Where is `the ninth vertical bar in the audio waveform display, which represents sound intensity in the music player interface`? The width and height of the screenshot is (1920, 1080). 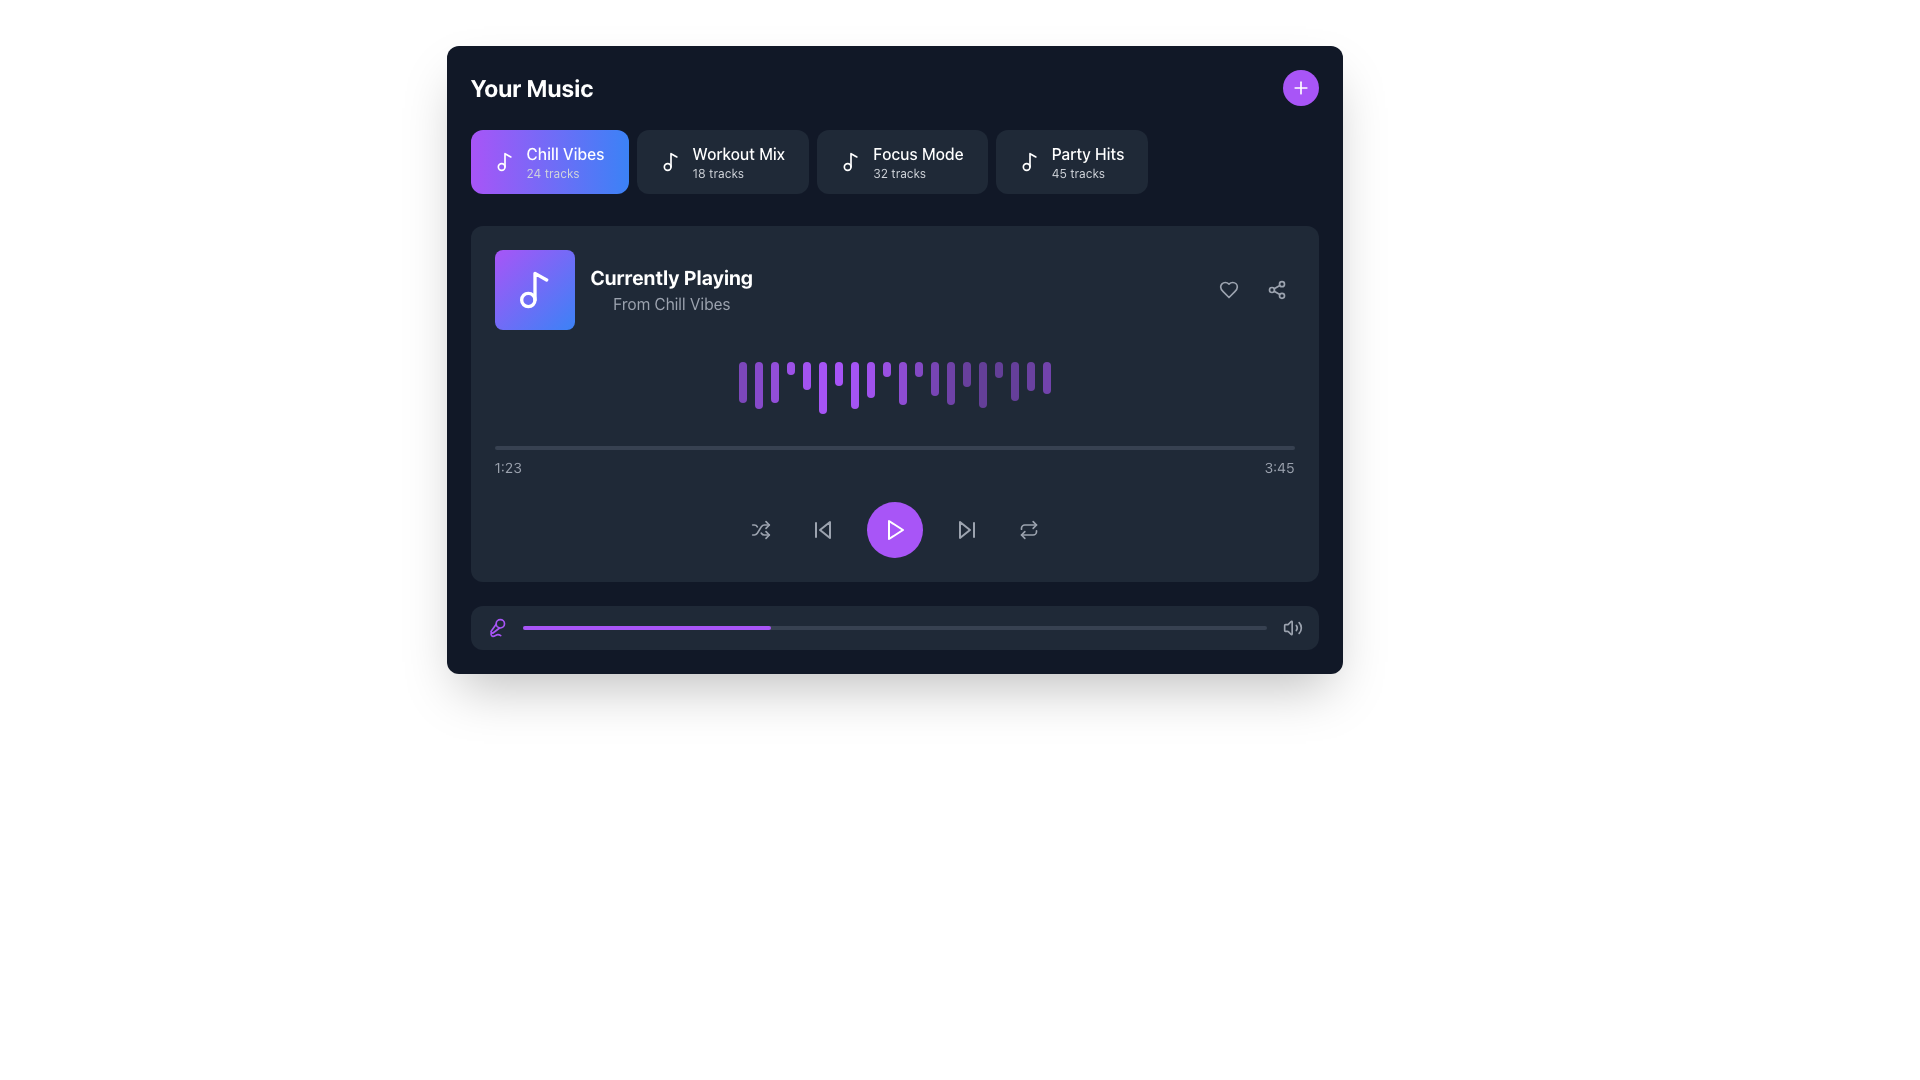
the ninth vertical bar in the audio waveform display, which represents sound intensity in the music player interface is located at coordinates (870, 380).